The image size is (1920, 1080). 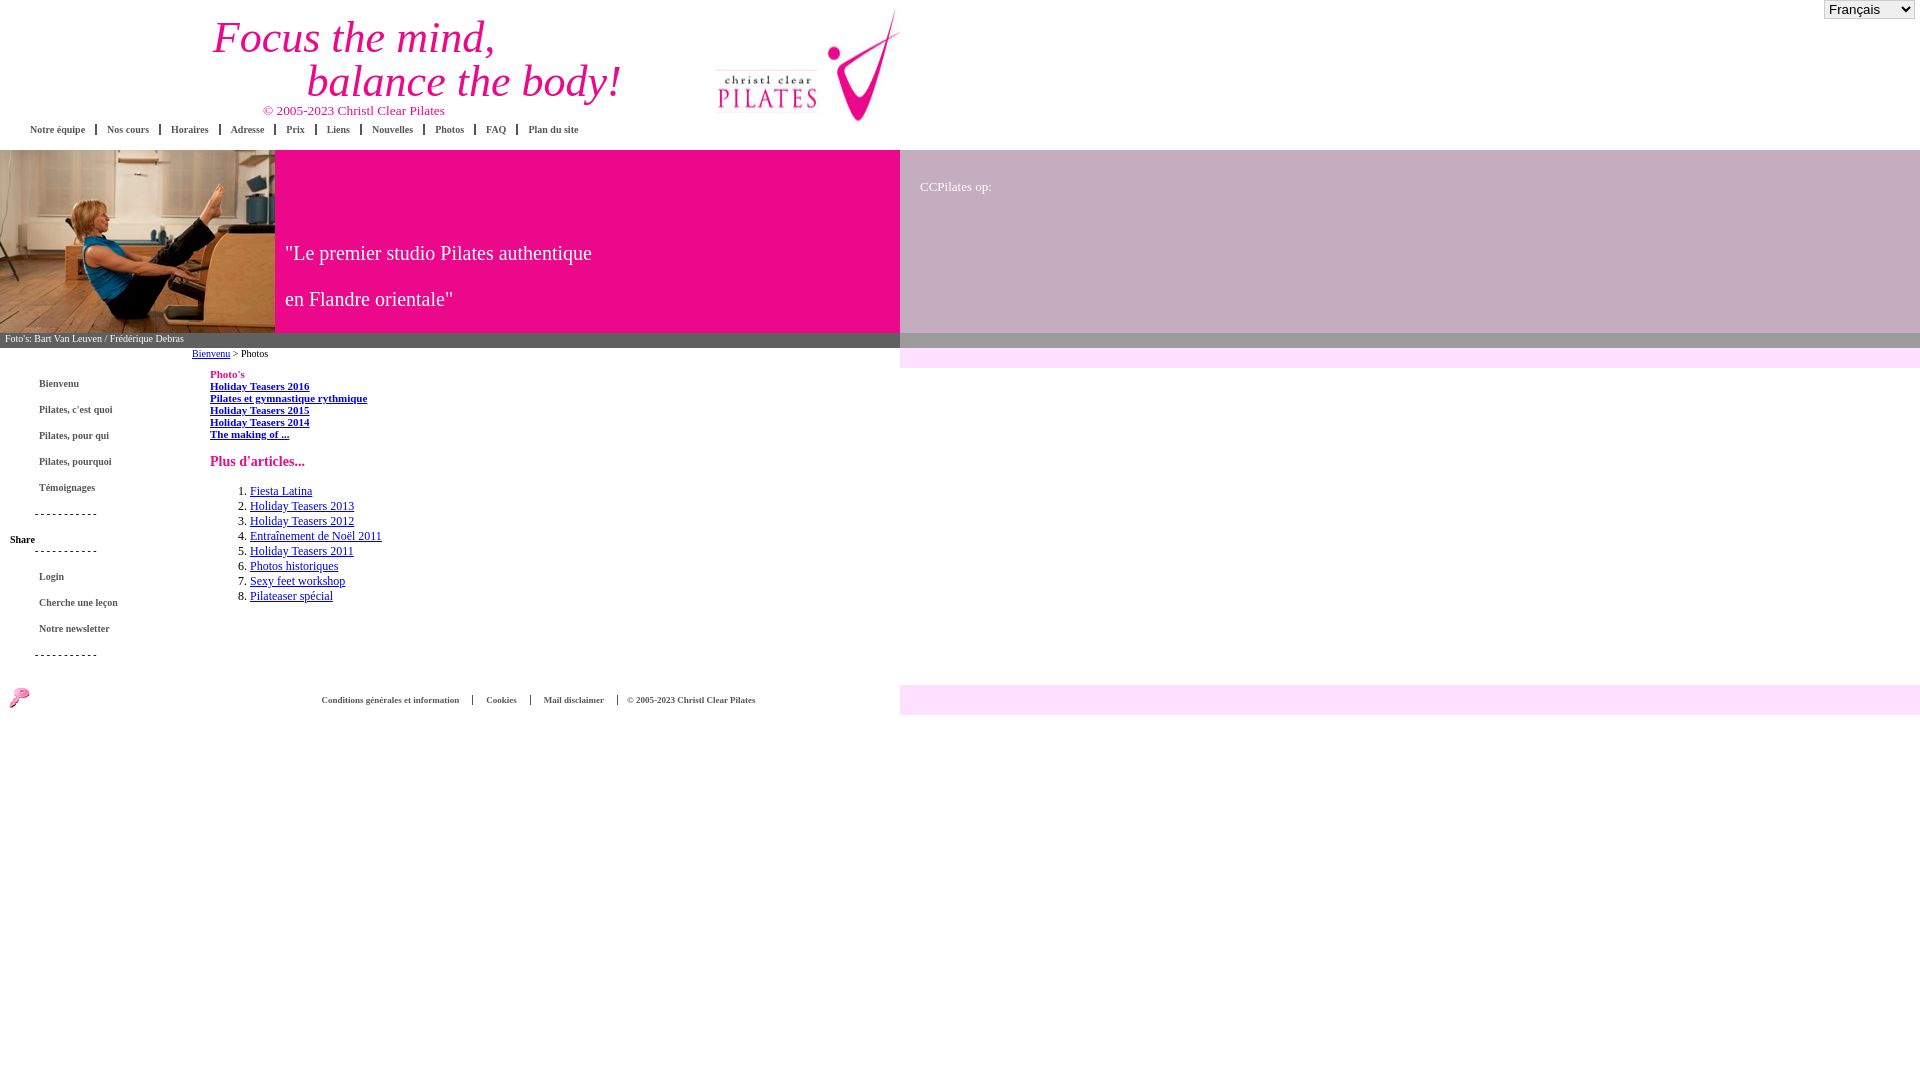 I want to click on 'Photos', so click(x=448, y=129).